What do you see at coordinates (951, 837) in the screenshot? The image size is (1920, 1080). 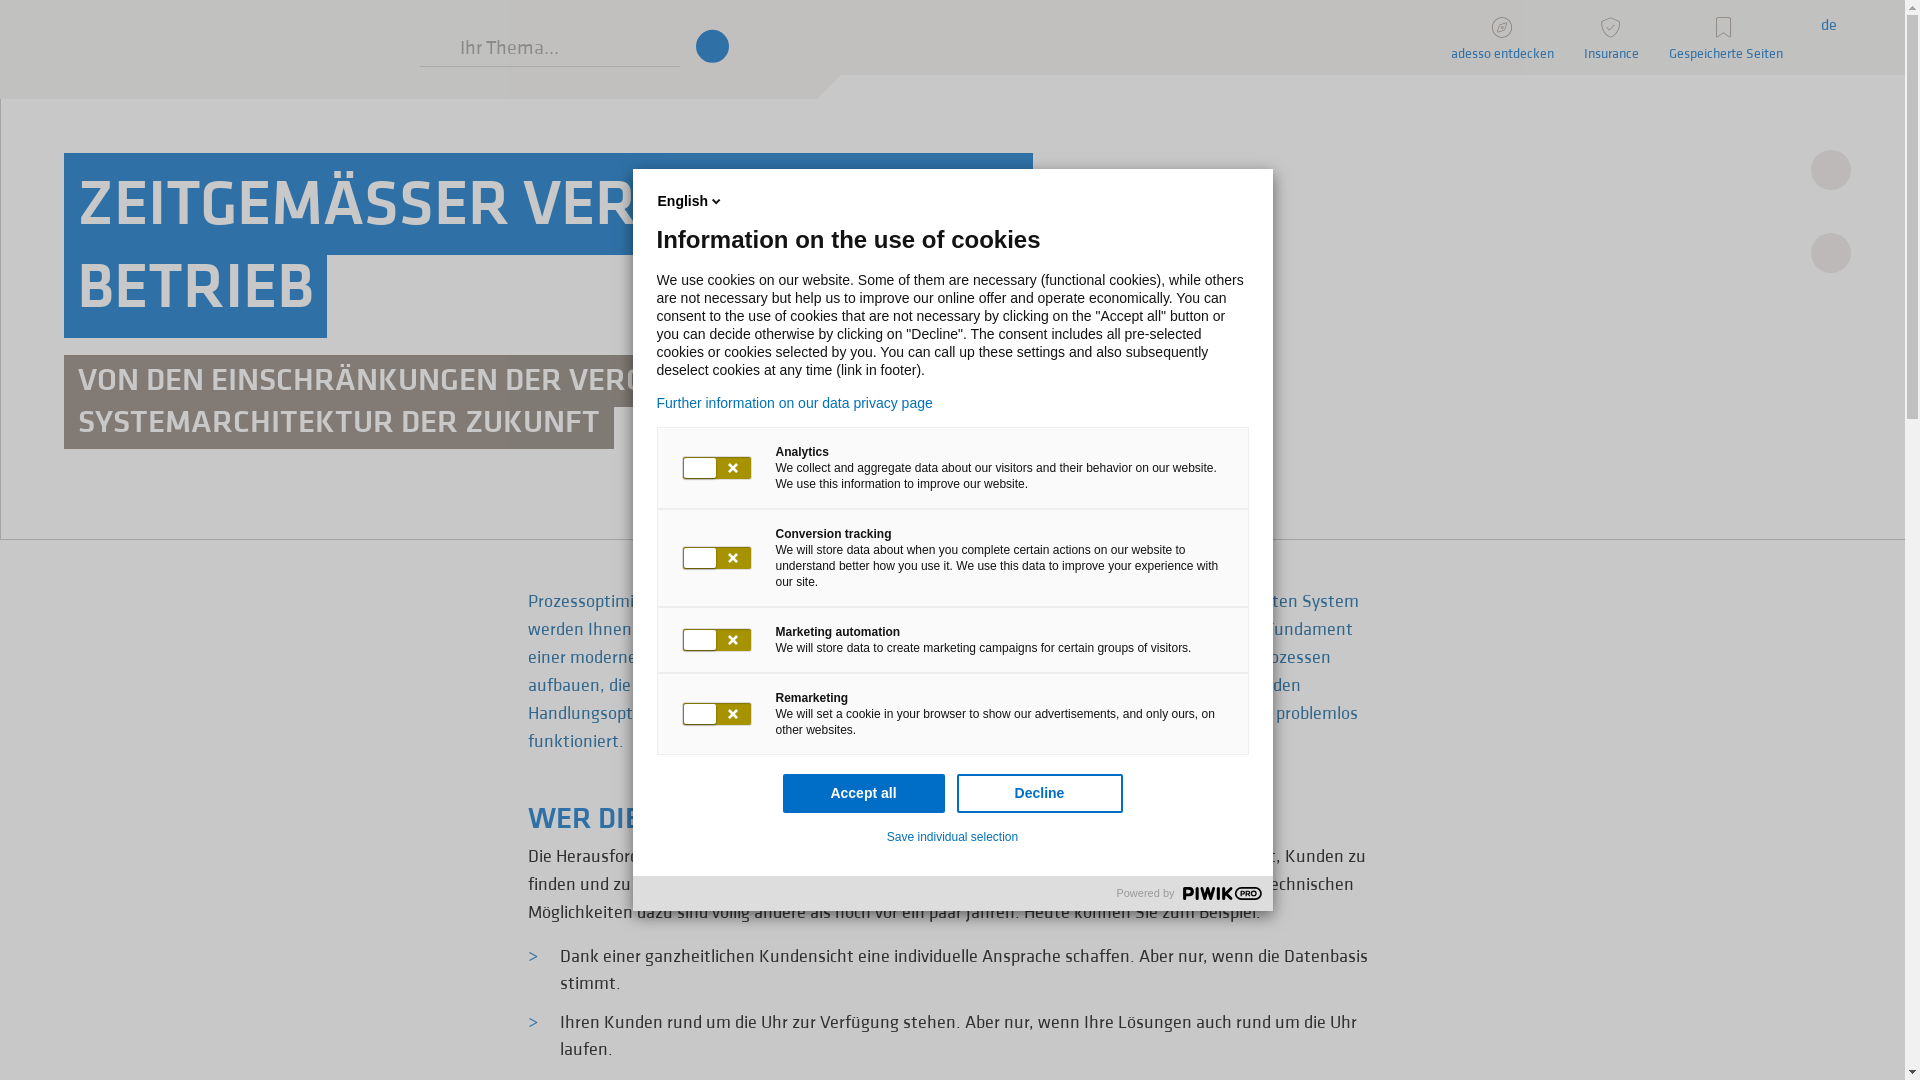 I see `'Save individual selection'` at bounding box center [951, 837].